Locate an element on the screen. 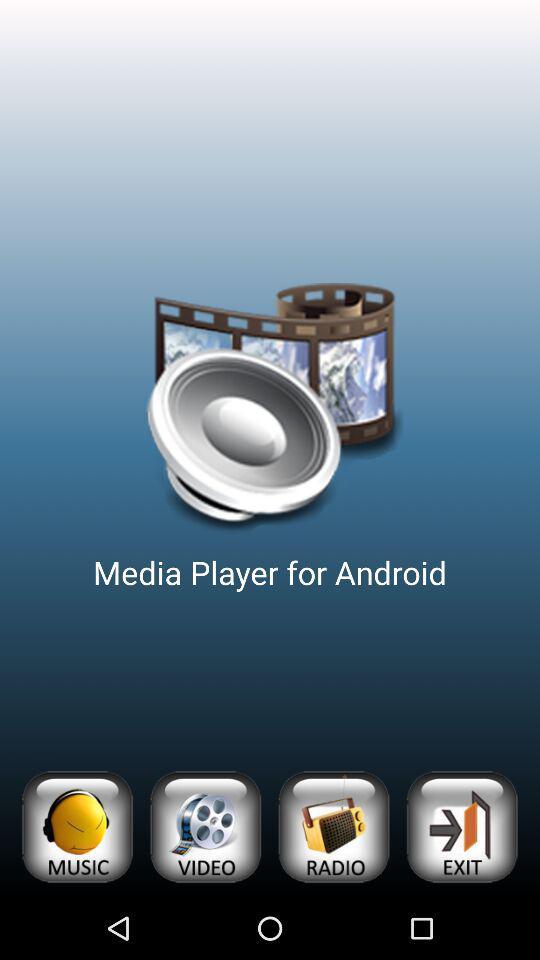 The height and width of the screenshot is (960, 540). video option is located at coordinates (204, 827).